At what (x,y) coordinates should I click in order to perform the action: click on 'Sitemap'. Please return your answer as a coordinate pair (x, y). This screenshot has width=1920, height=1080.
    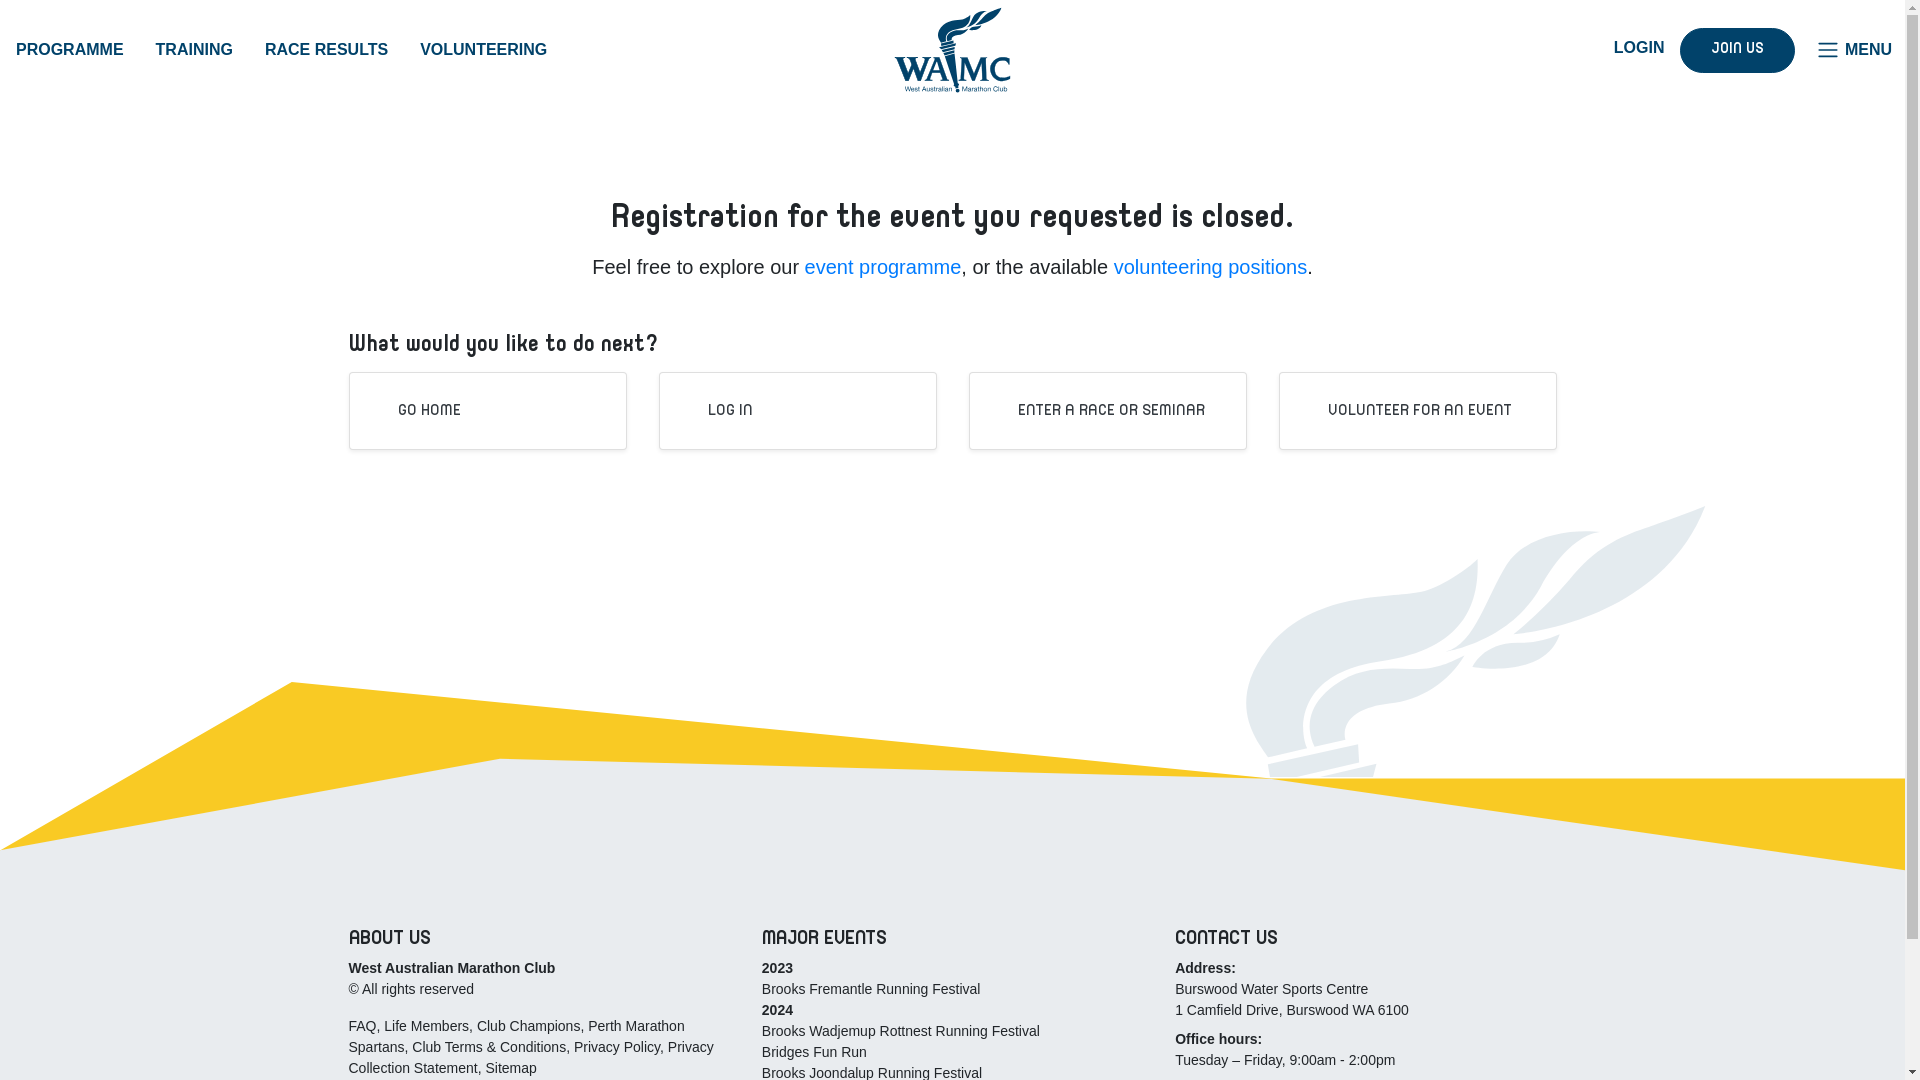
    Looking at the image, I should click on (484, 1067).